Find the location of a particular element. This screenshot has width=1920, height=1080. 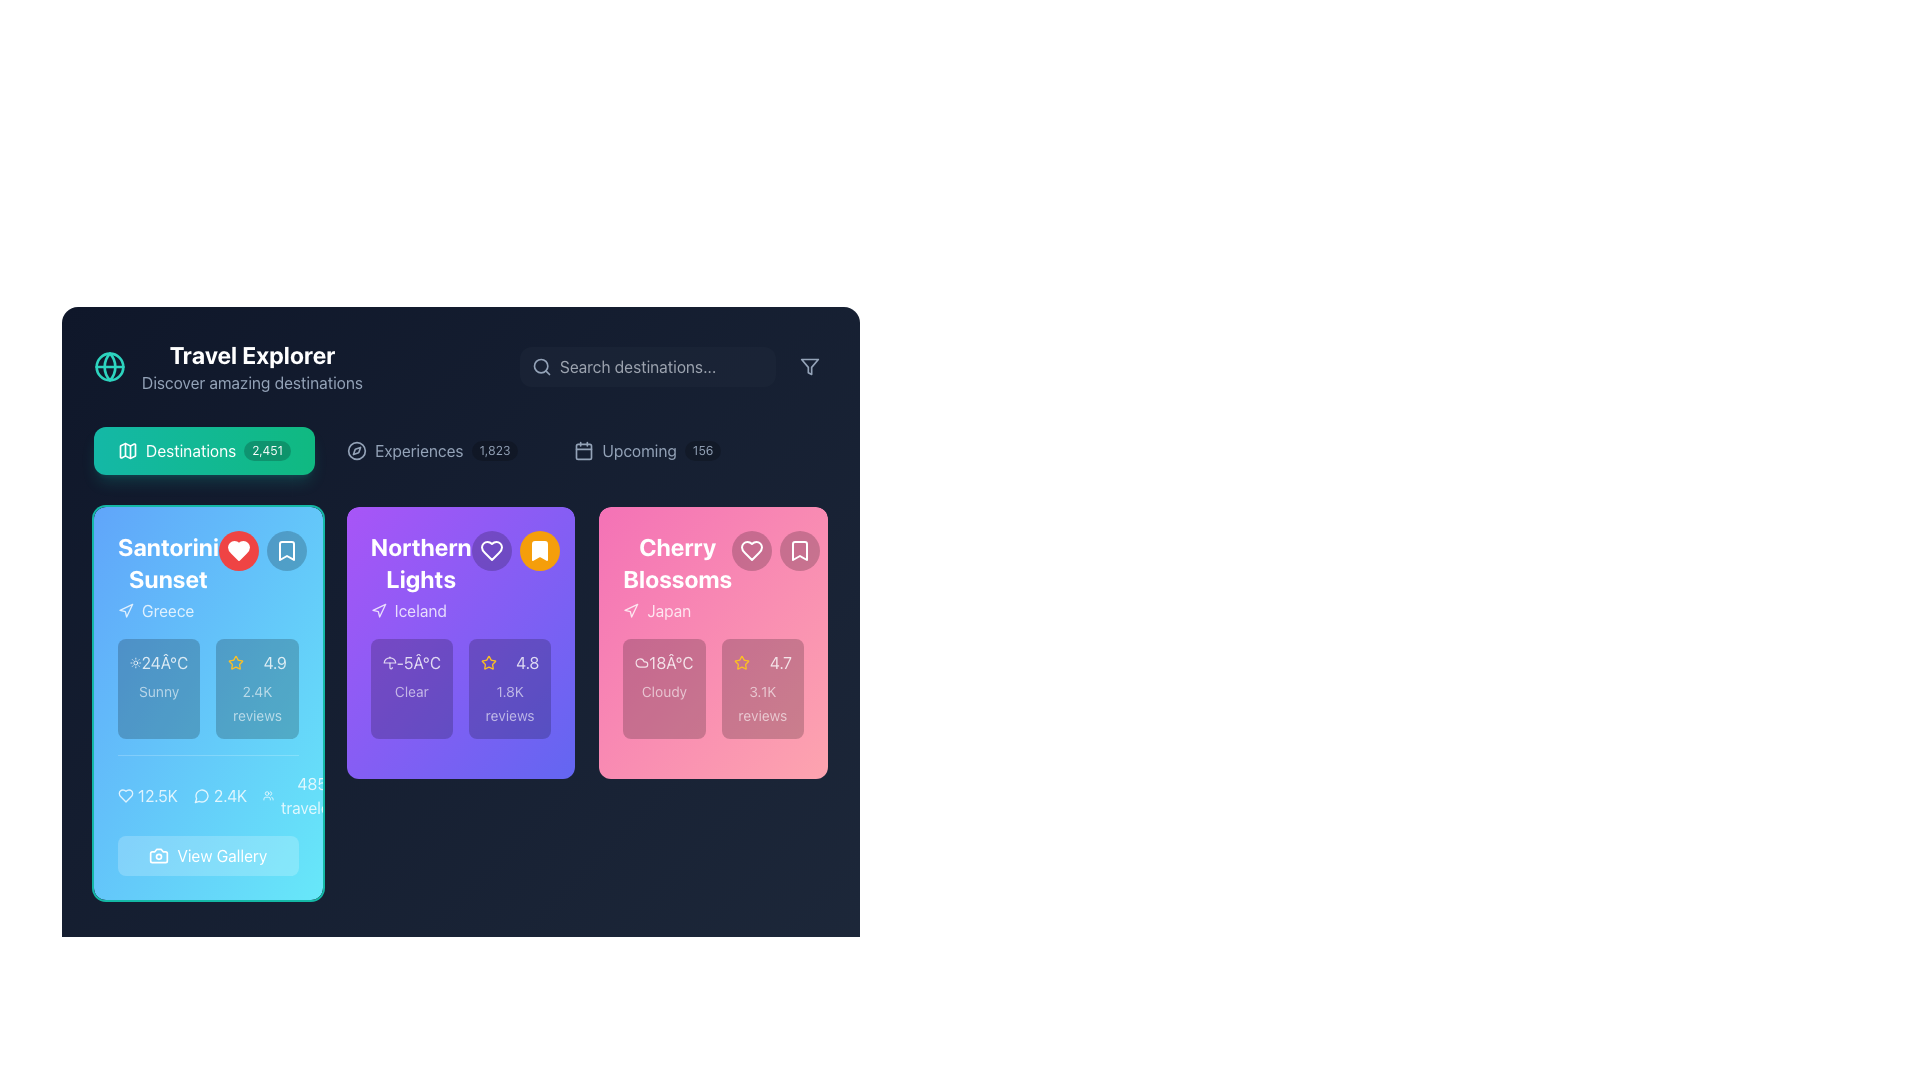

the informational display card containing the amber star icon and the text '4.9' with '2.4K reviews' underneath, located in the second row of items in the layout is located at coordinates (256, 688).